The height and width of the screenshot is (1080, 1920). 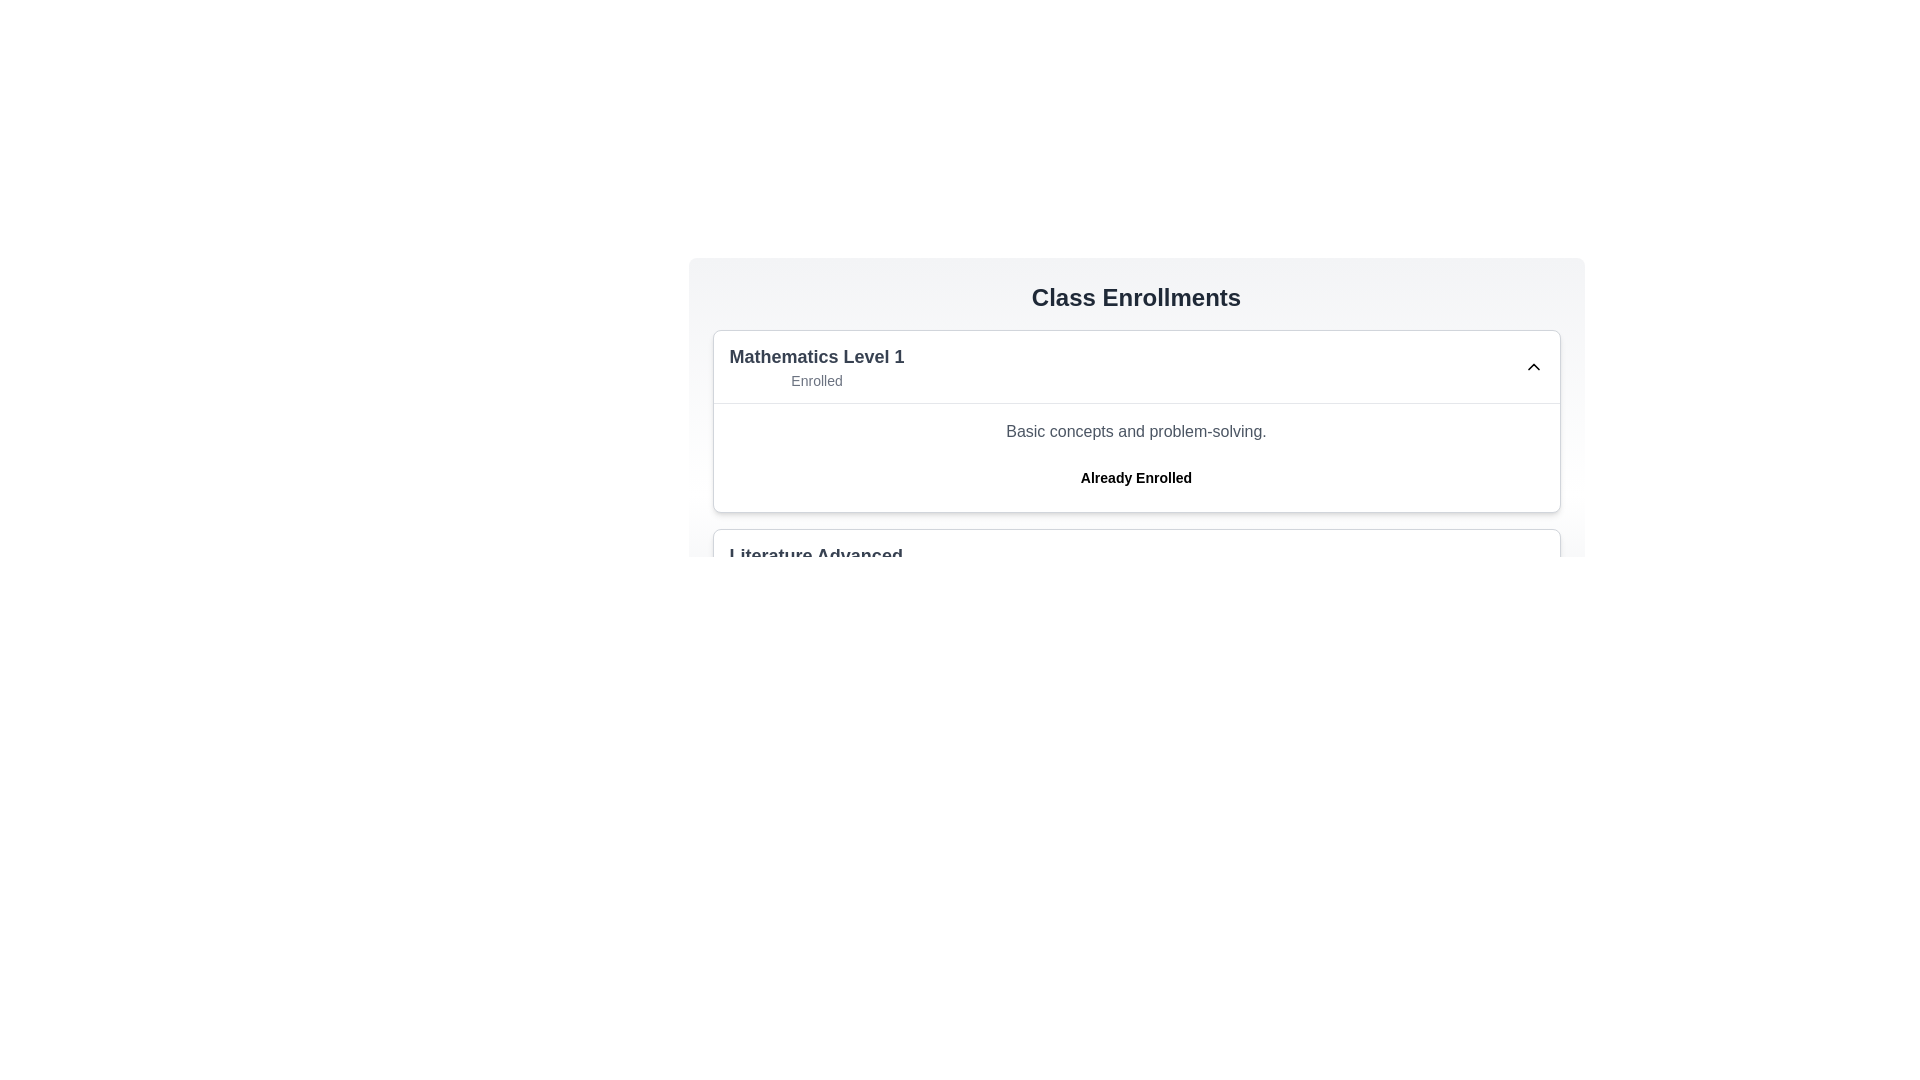 What do you see at coordinates (816, 579) in the screenshot?
I see `the status indicator text label that denotes the availability status of 'Literature Advanced', located within the 'Literature AdvancedAvailable' group` at bounding box center [816, 579].